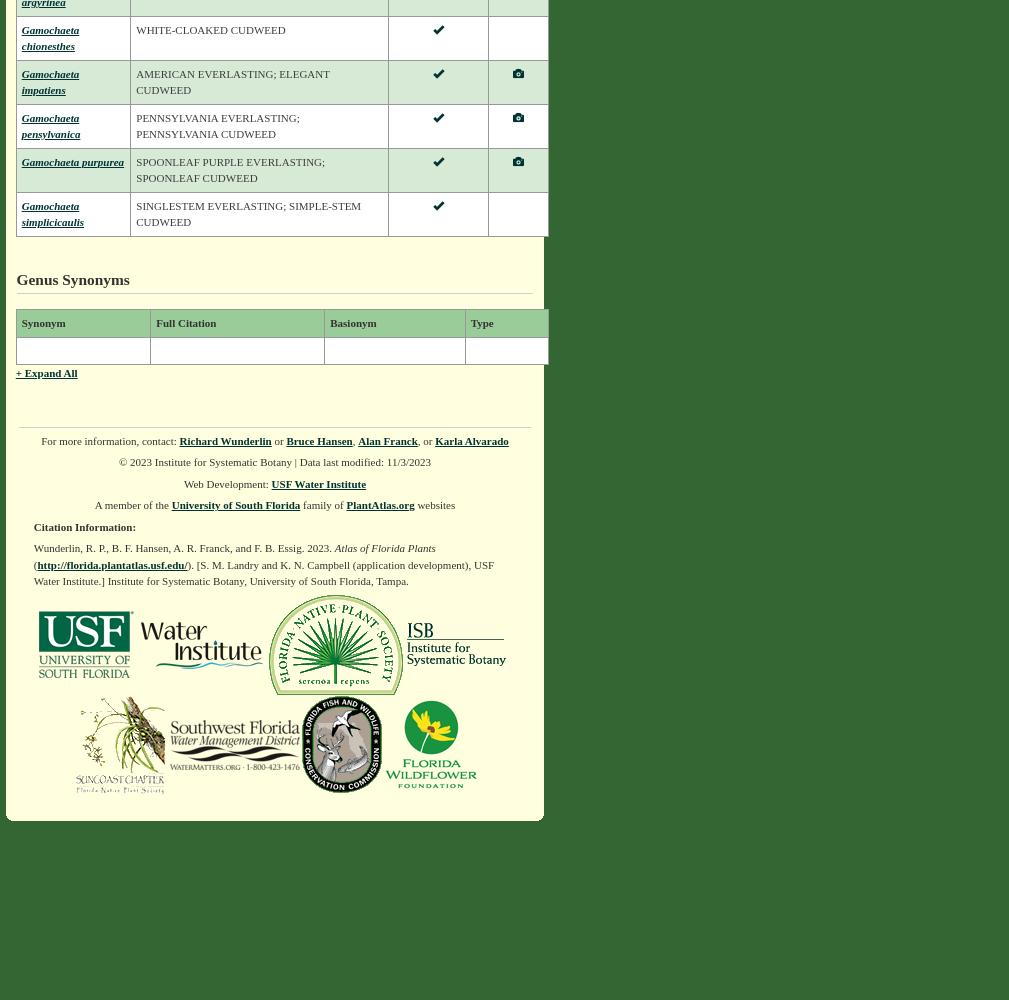  What do you see at coordinates (386, 439) in the screenshot?
I see `'Alan Franck'` at bounding box center [386, 439].